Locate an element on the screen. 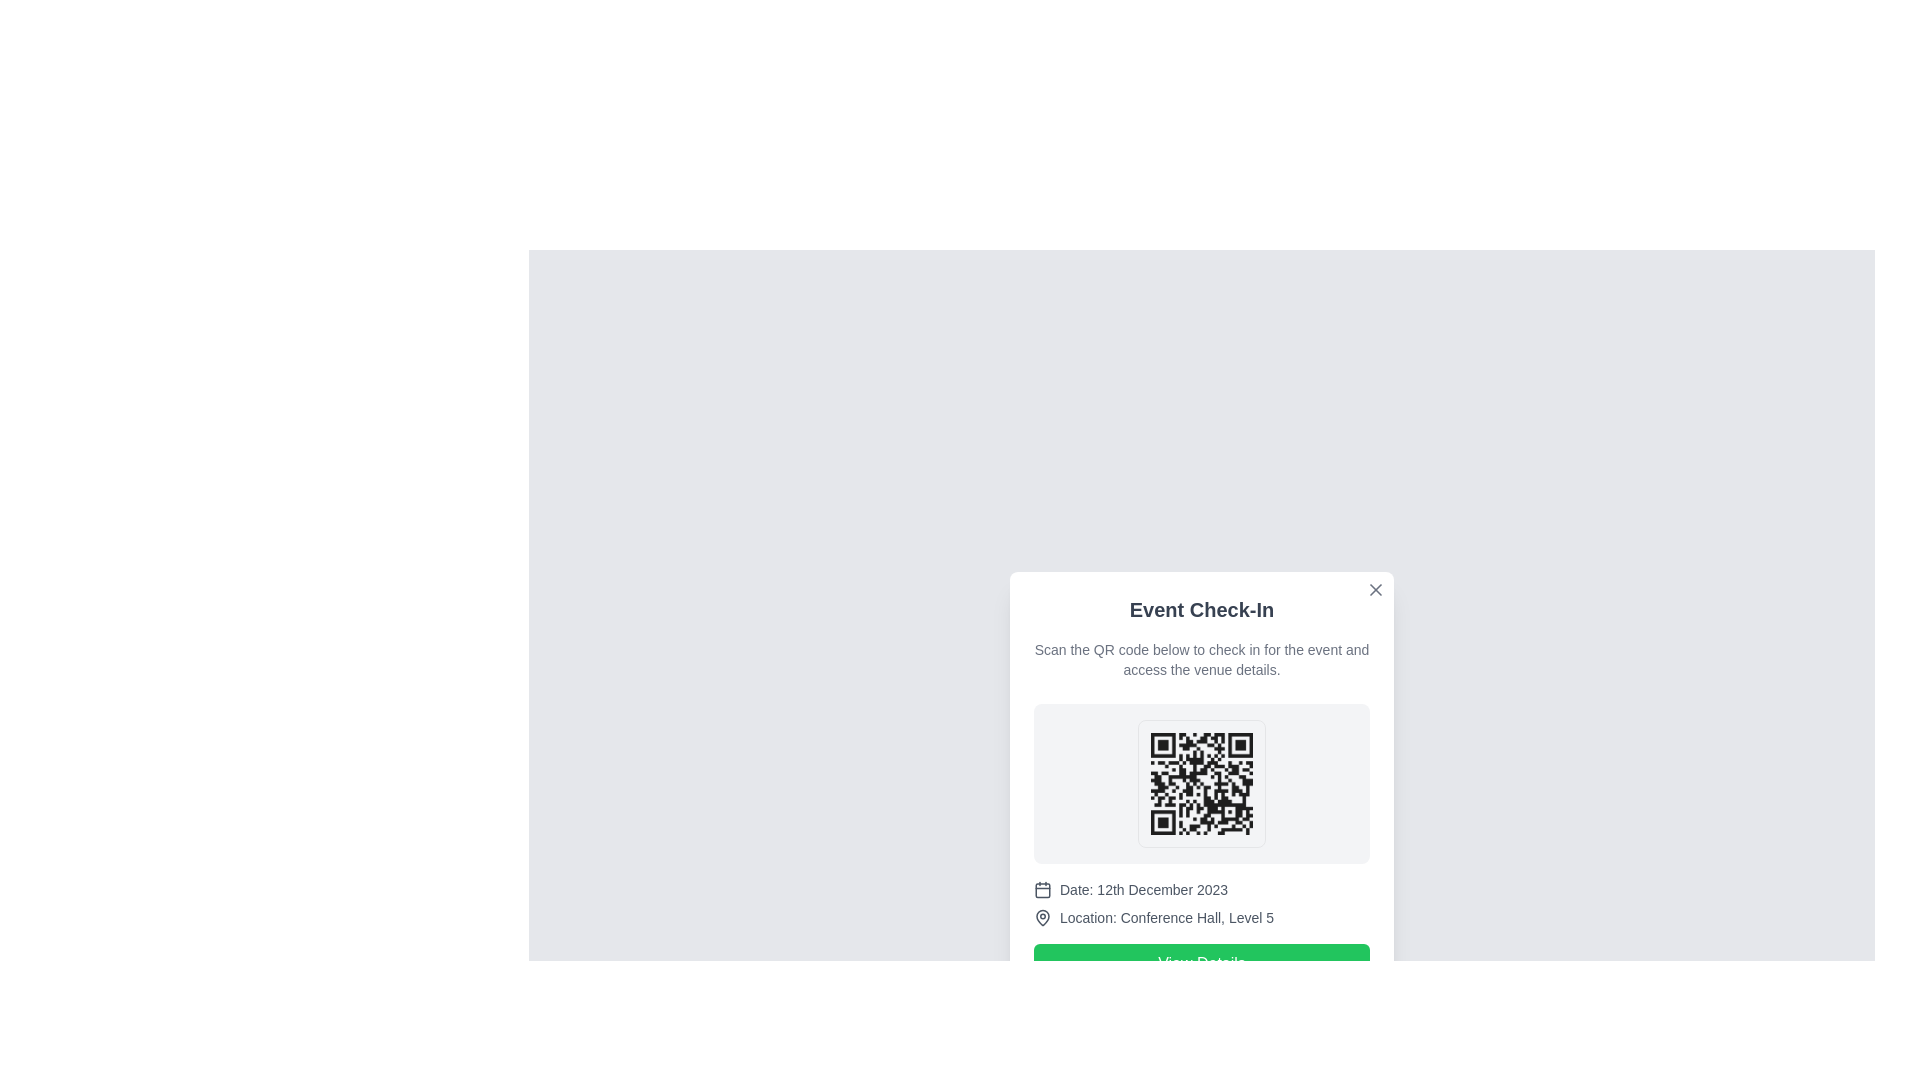 The image size is (1920, 1080). date information from the text label displaying 'Date: 12th December 2023', which is styled in gray and positioned alongside a calendar icon is located at coordinates (1144, 889).